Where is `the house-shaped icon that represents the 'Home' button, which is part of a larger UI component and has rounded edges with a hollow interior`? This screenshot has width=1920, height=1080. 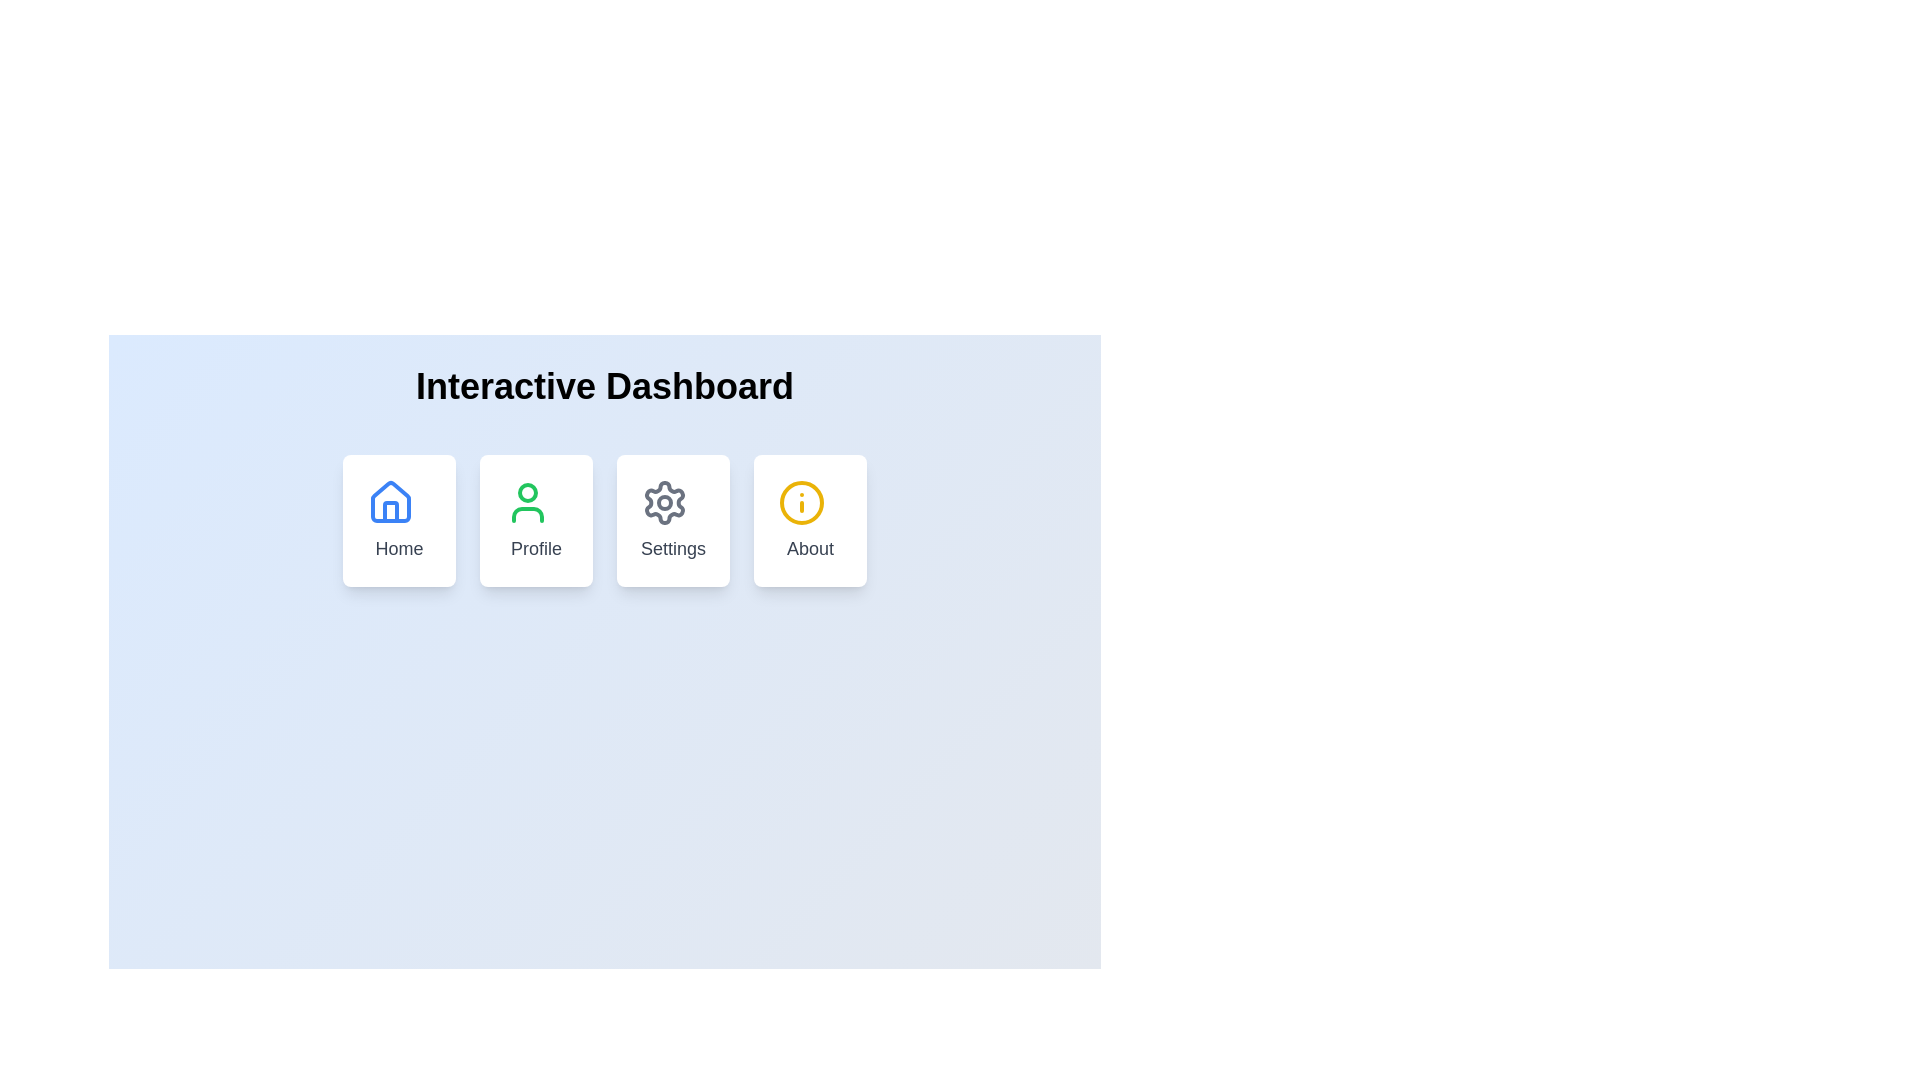
the house-shaped icon that represents the 'Home' button, which is part of a larger UI component and has rounded edges with a hollow interior is located at coordinates (390, 500).